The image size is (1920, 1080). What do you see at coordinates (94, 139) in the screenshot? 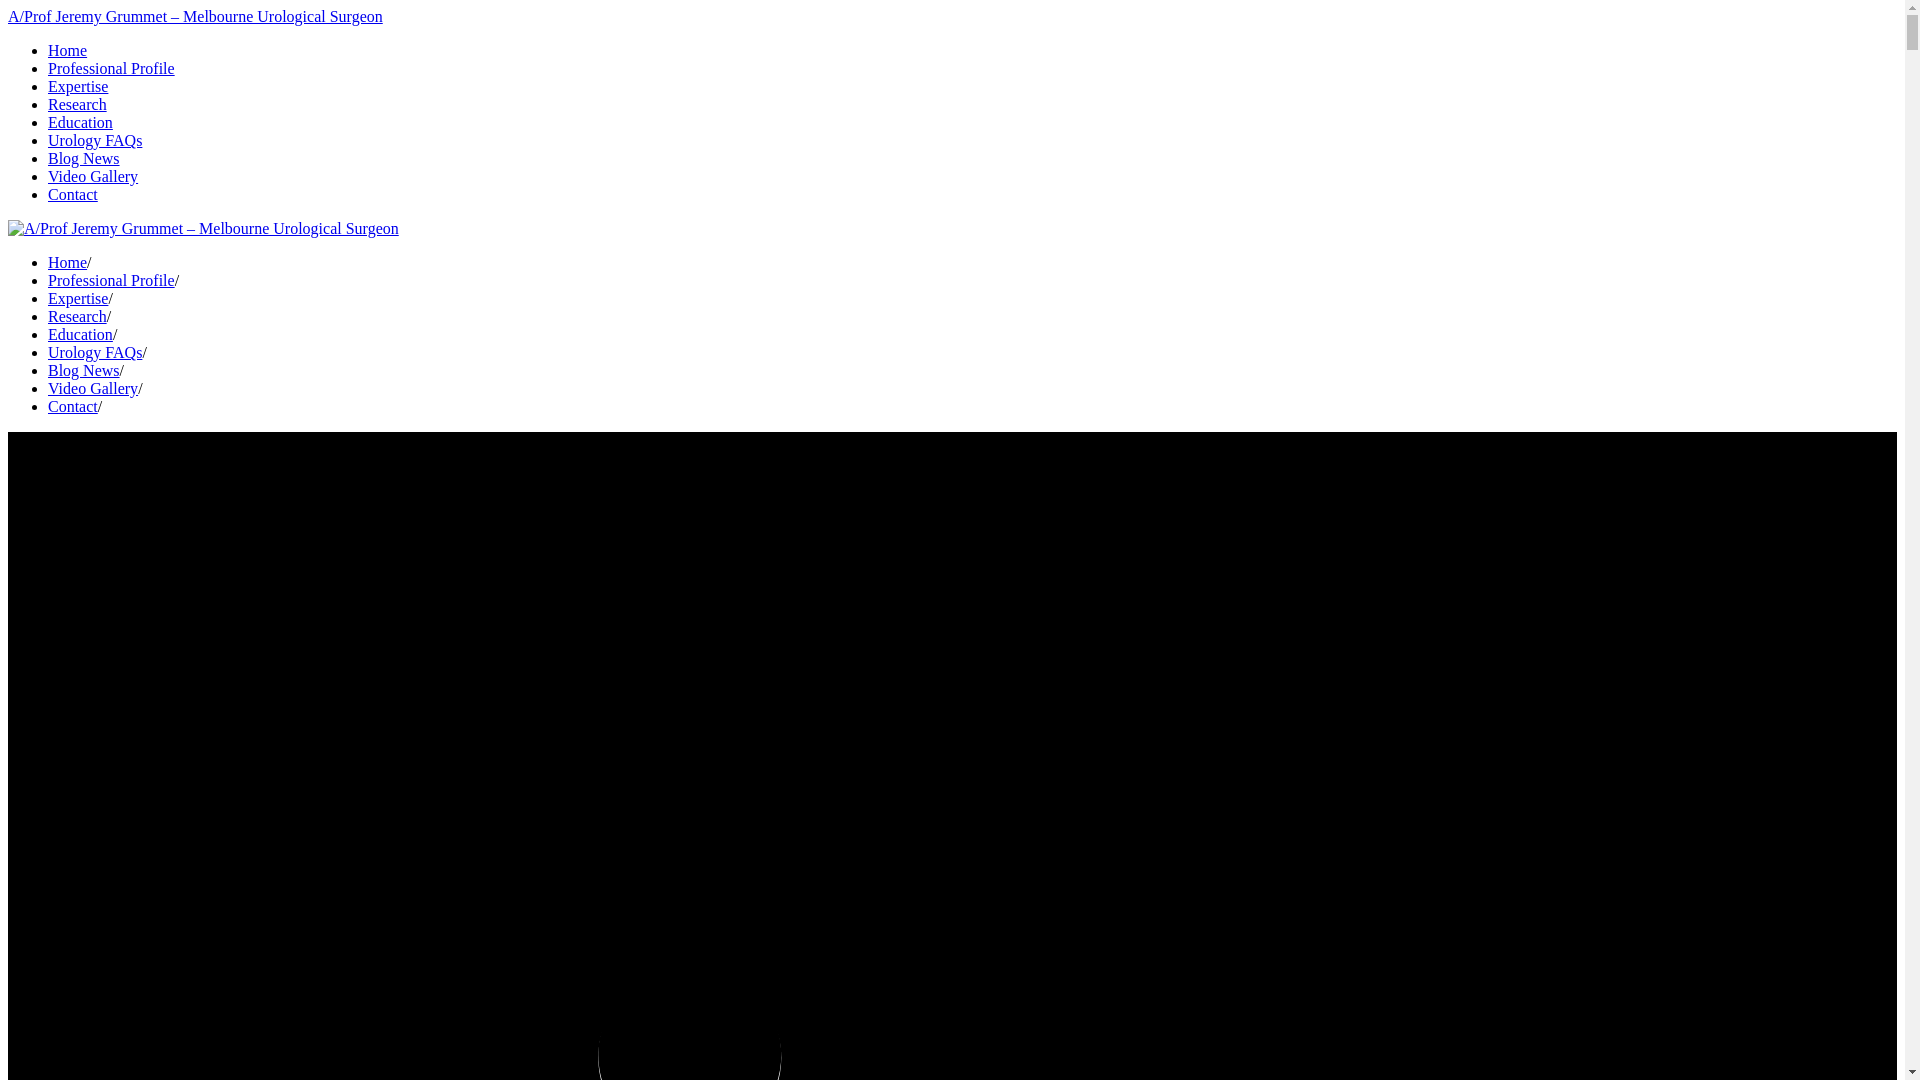
I see `'Urology FAQs'` at bounding box center [94, 139].